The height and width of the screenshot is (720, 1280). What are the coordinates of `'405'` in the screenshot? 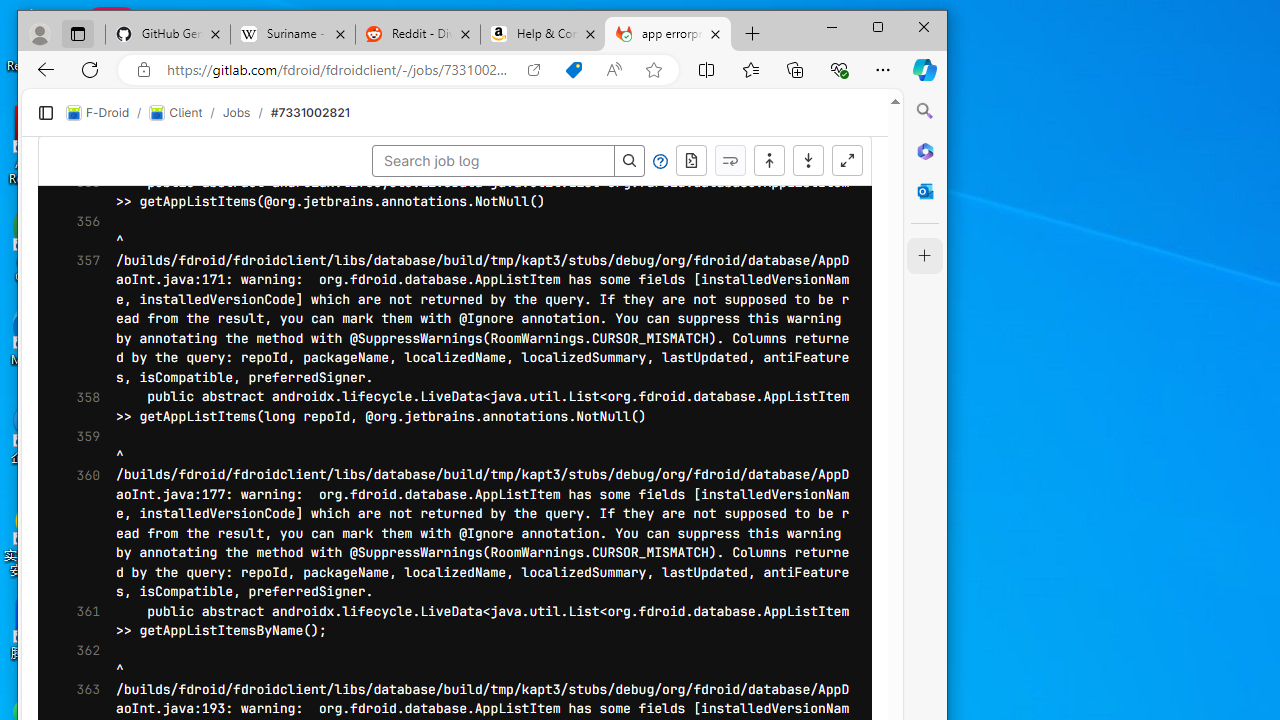 It's located at (73, 351).